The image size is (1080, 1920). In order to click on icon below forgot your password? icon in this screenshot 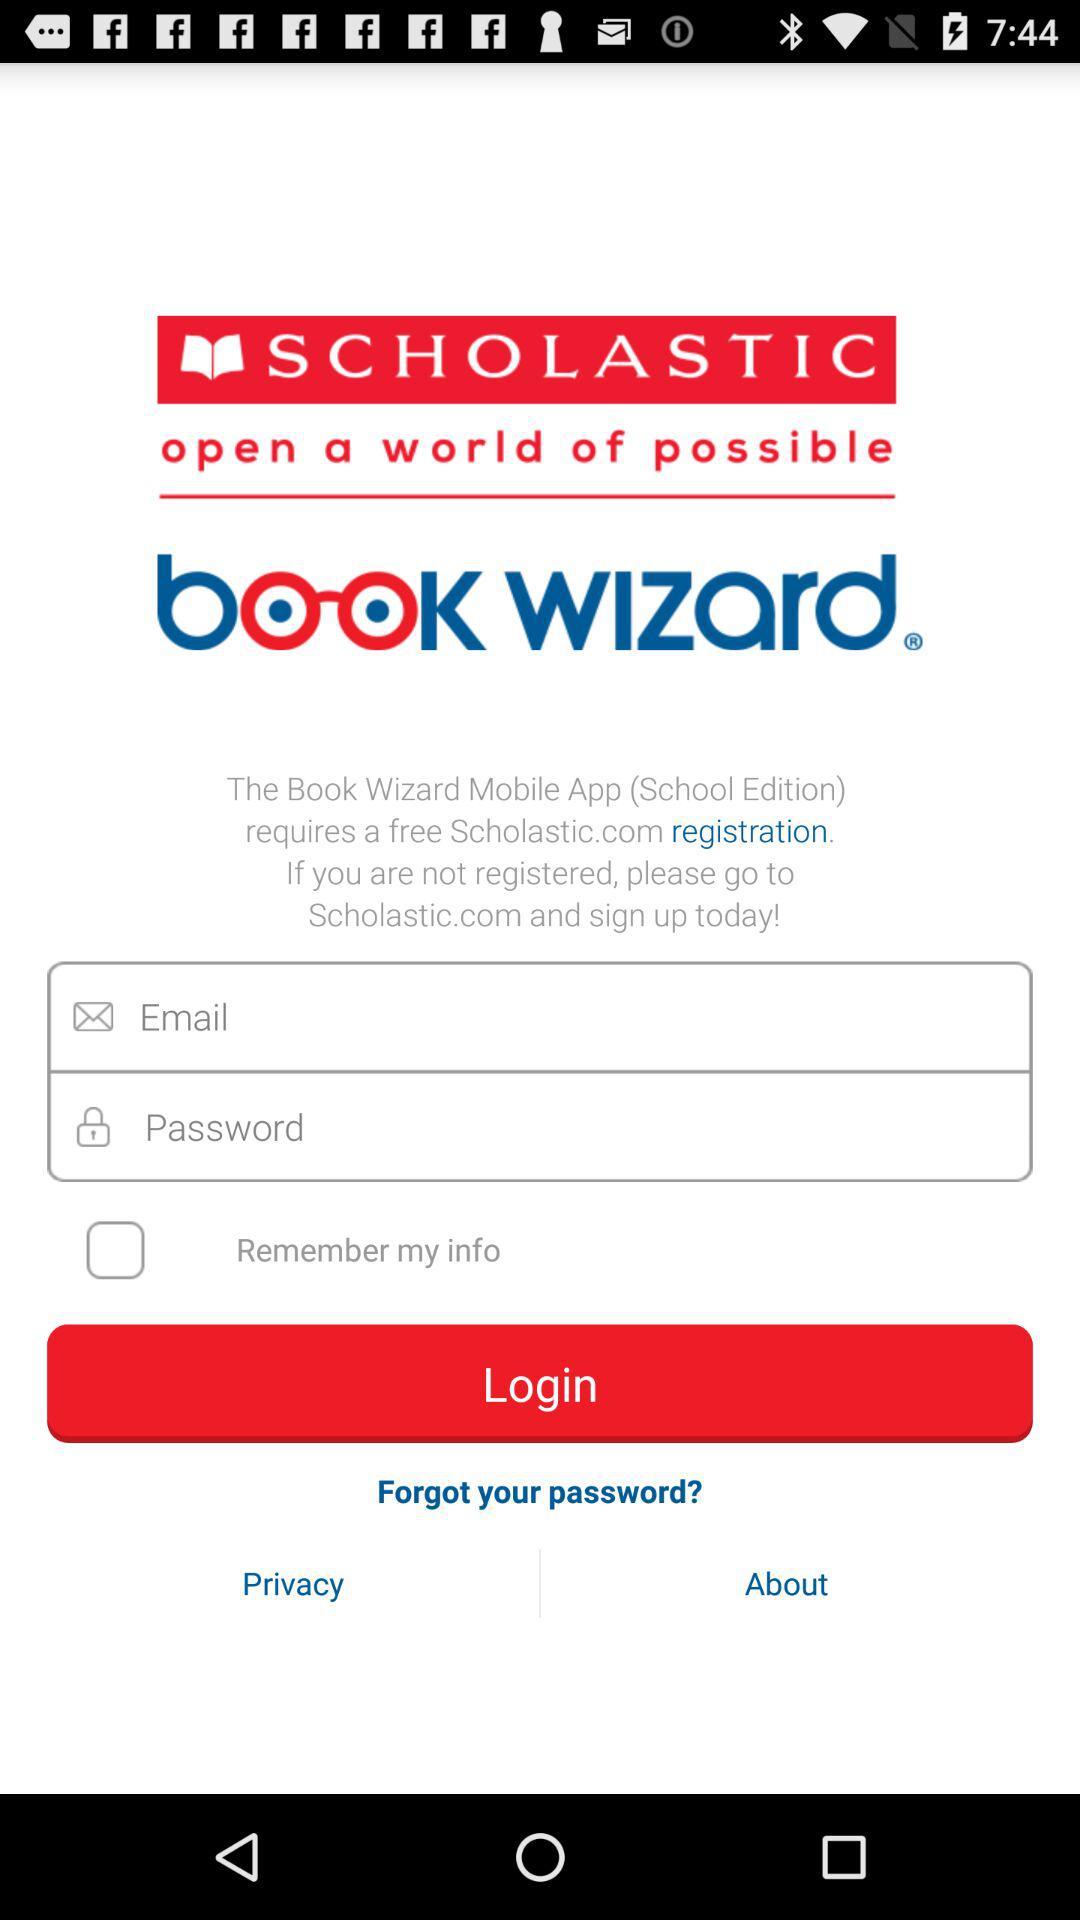, I will do `click(785, 1582)`.